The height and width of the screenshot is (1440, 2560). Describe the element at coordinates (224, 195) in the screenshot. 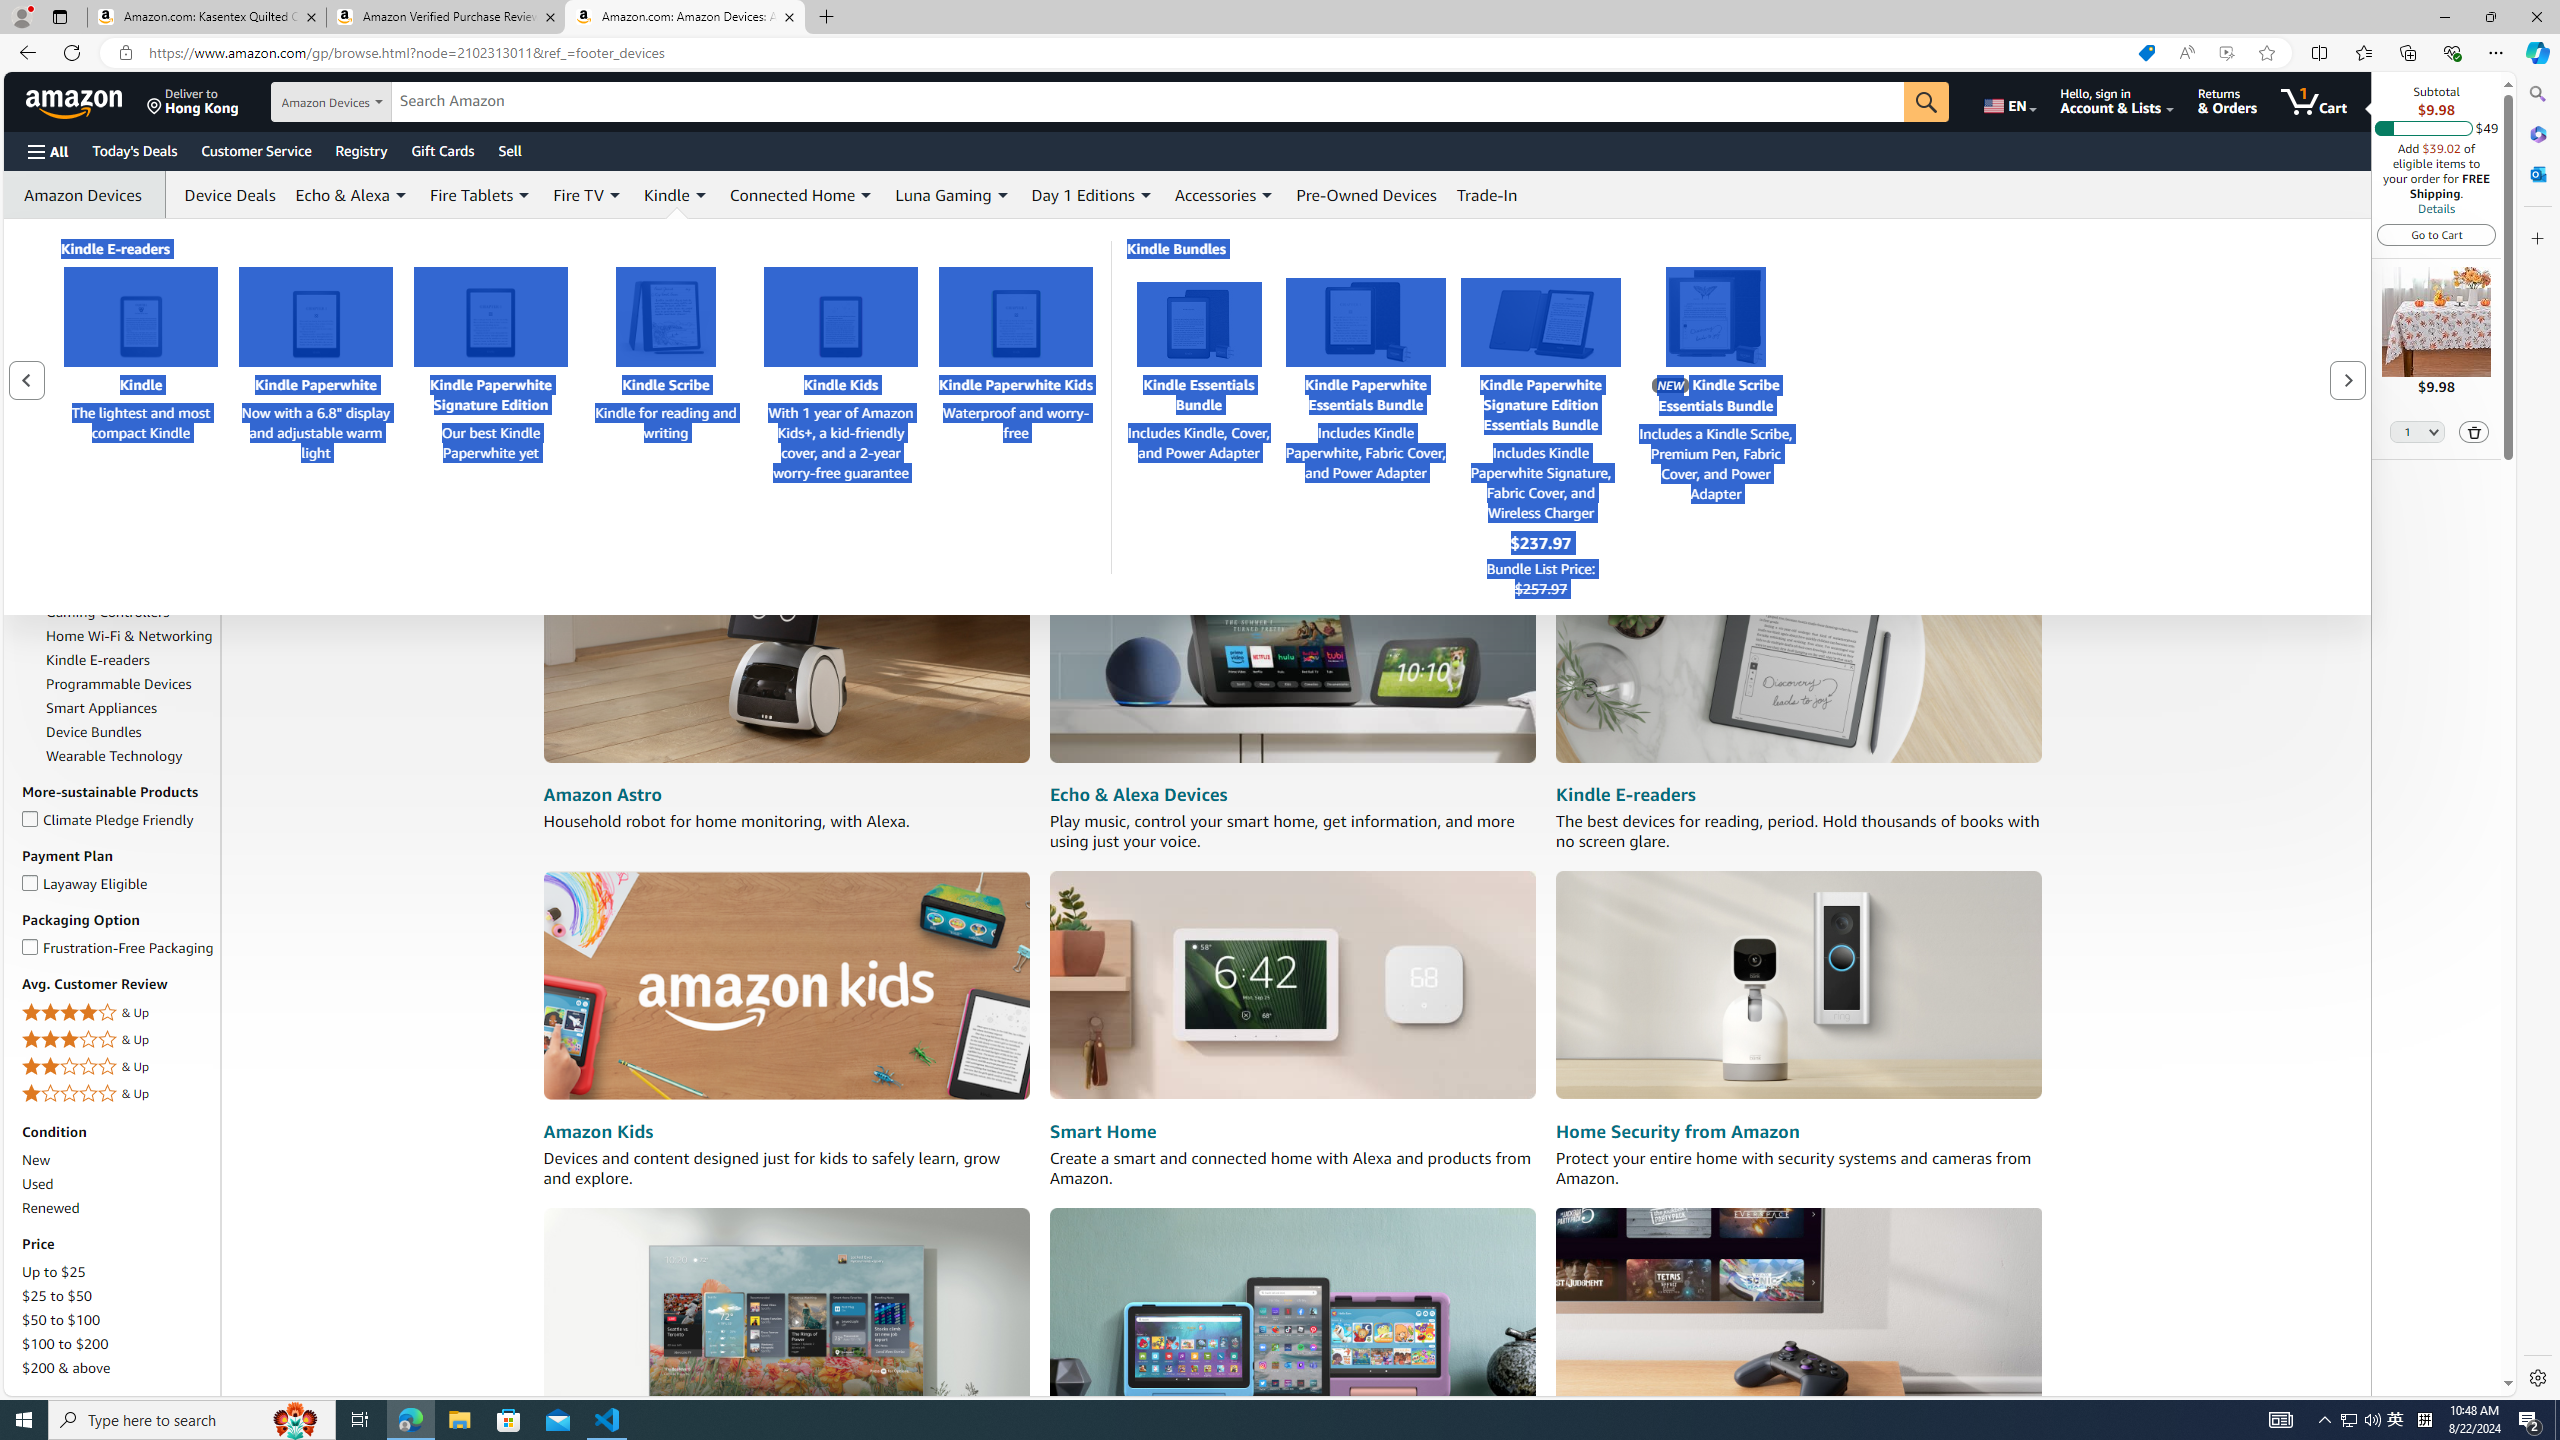

I see `'Device Deals'` at that location.